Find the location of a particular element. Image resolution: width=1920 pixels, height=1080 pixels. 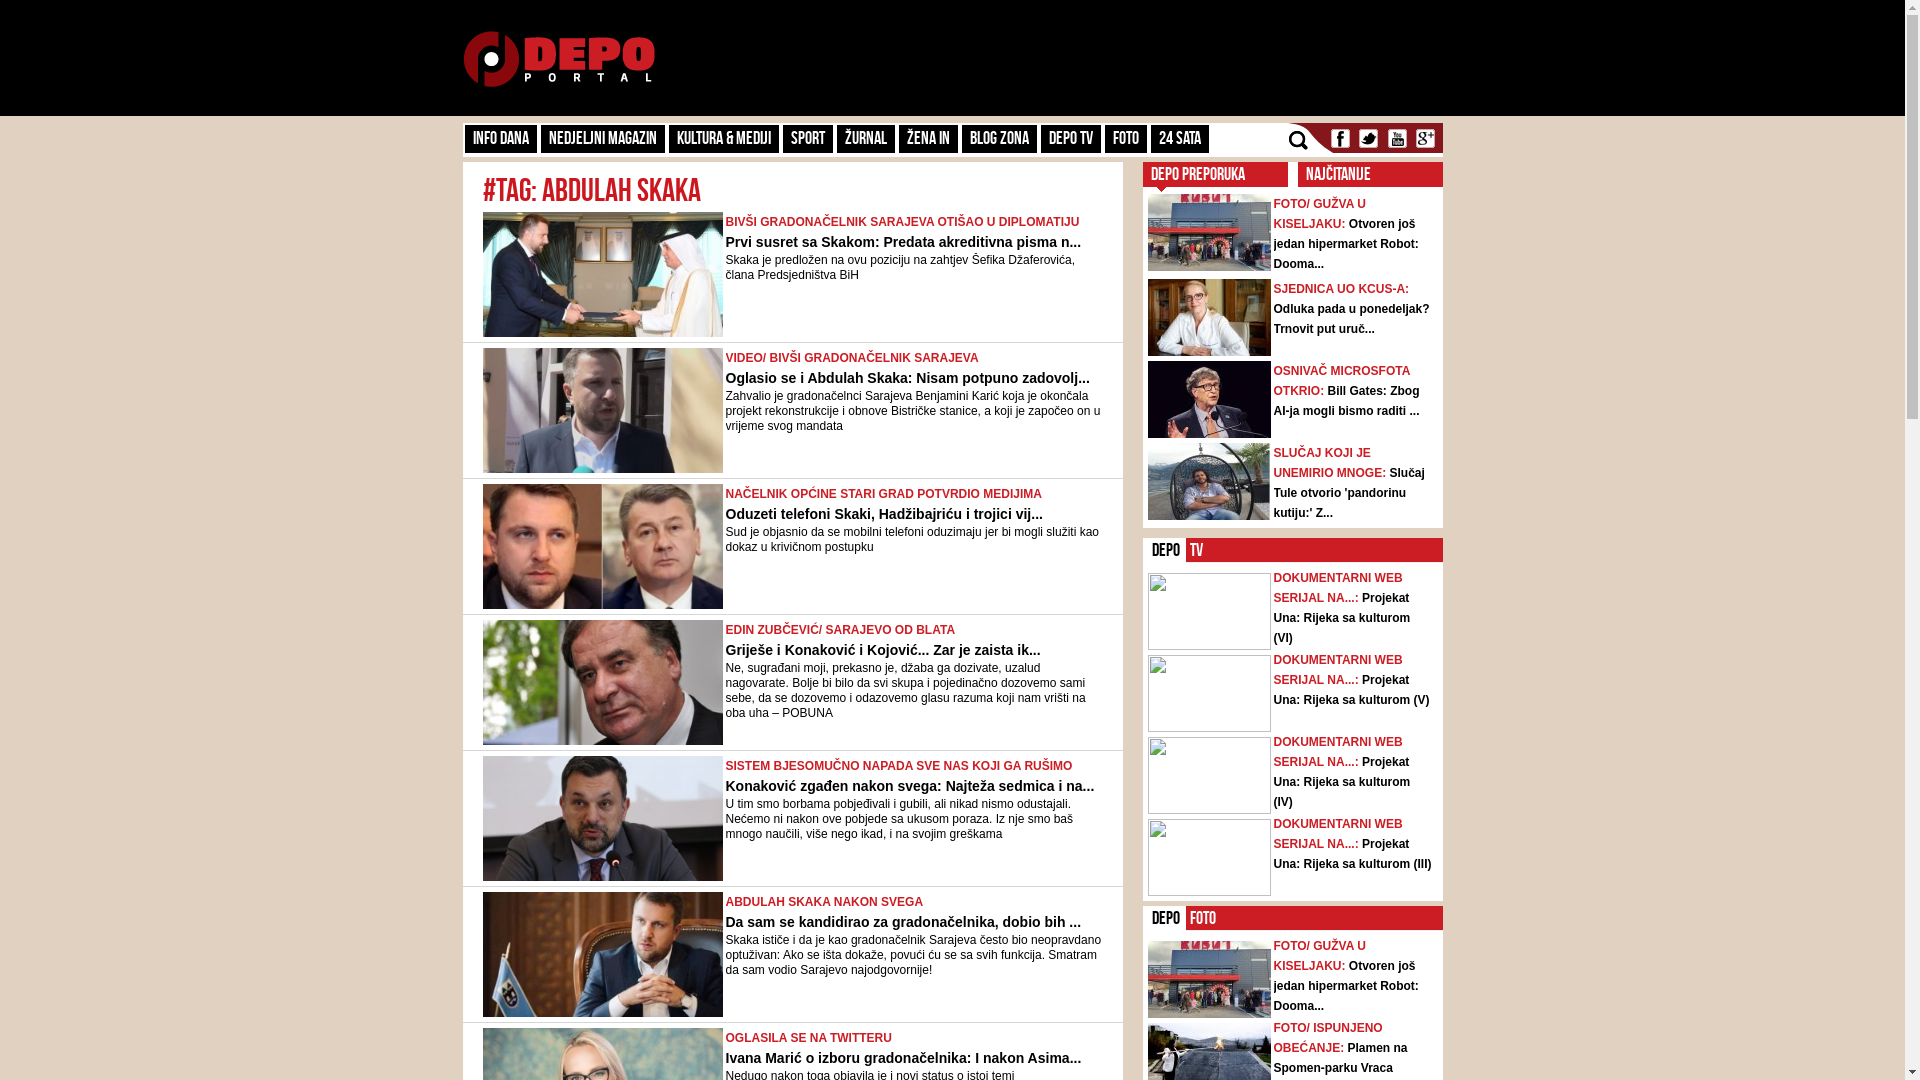

'Projekat Una: Rijeka sa kulturom (VI)' is located at coordinates (1342, 616).